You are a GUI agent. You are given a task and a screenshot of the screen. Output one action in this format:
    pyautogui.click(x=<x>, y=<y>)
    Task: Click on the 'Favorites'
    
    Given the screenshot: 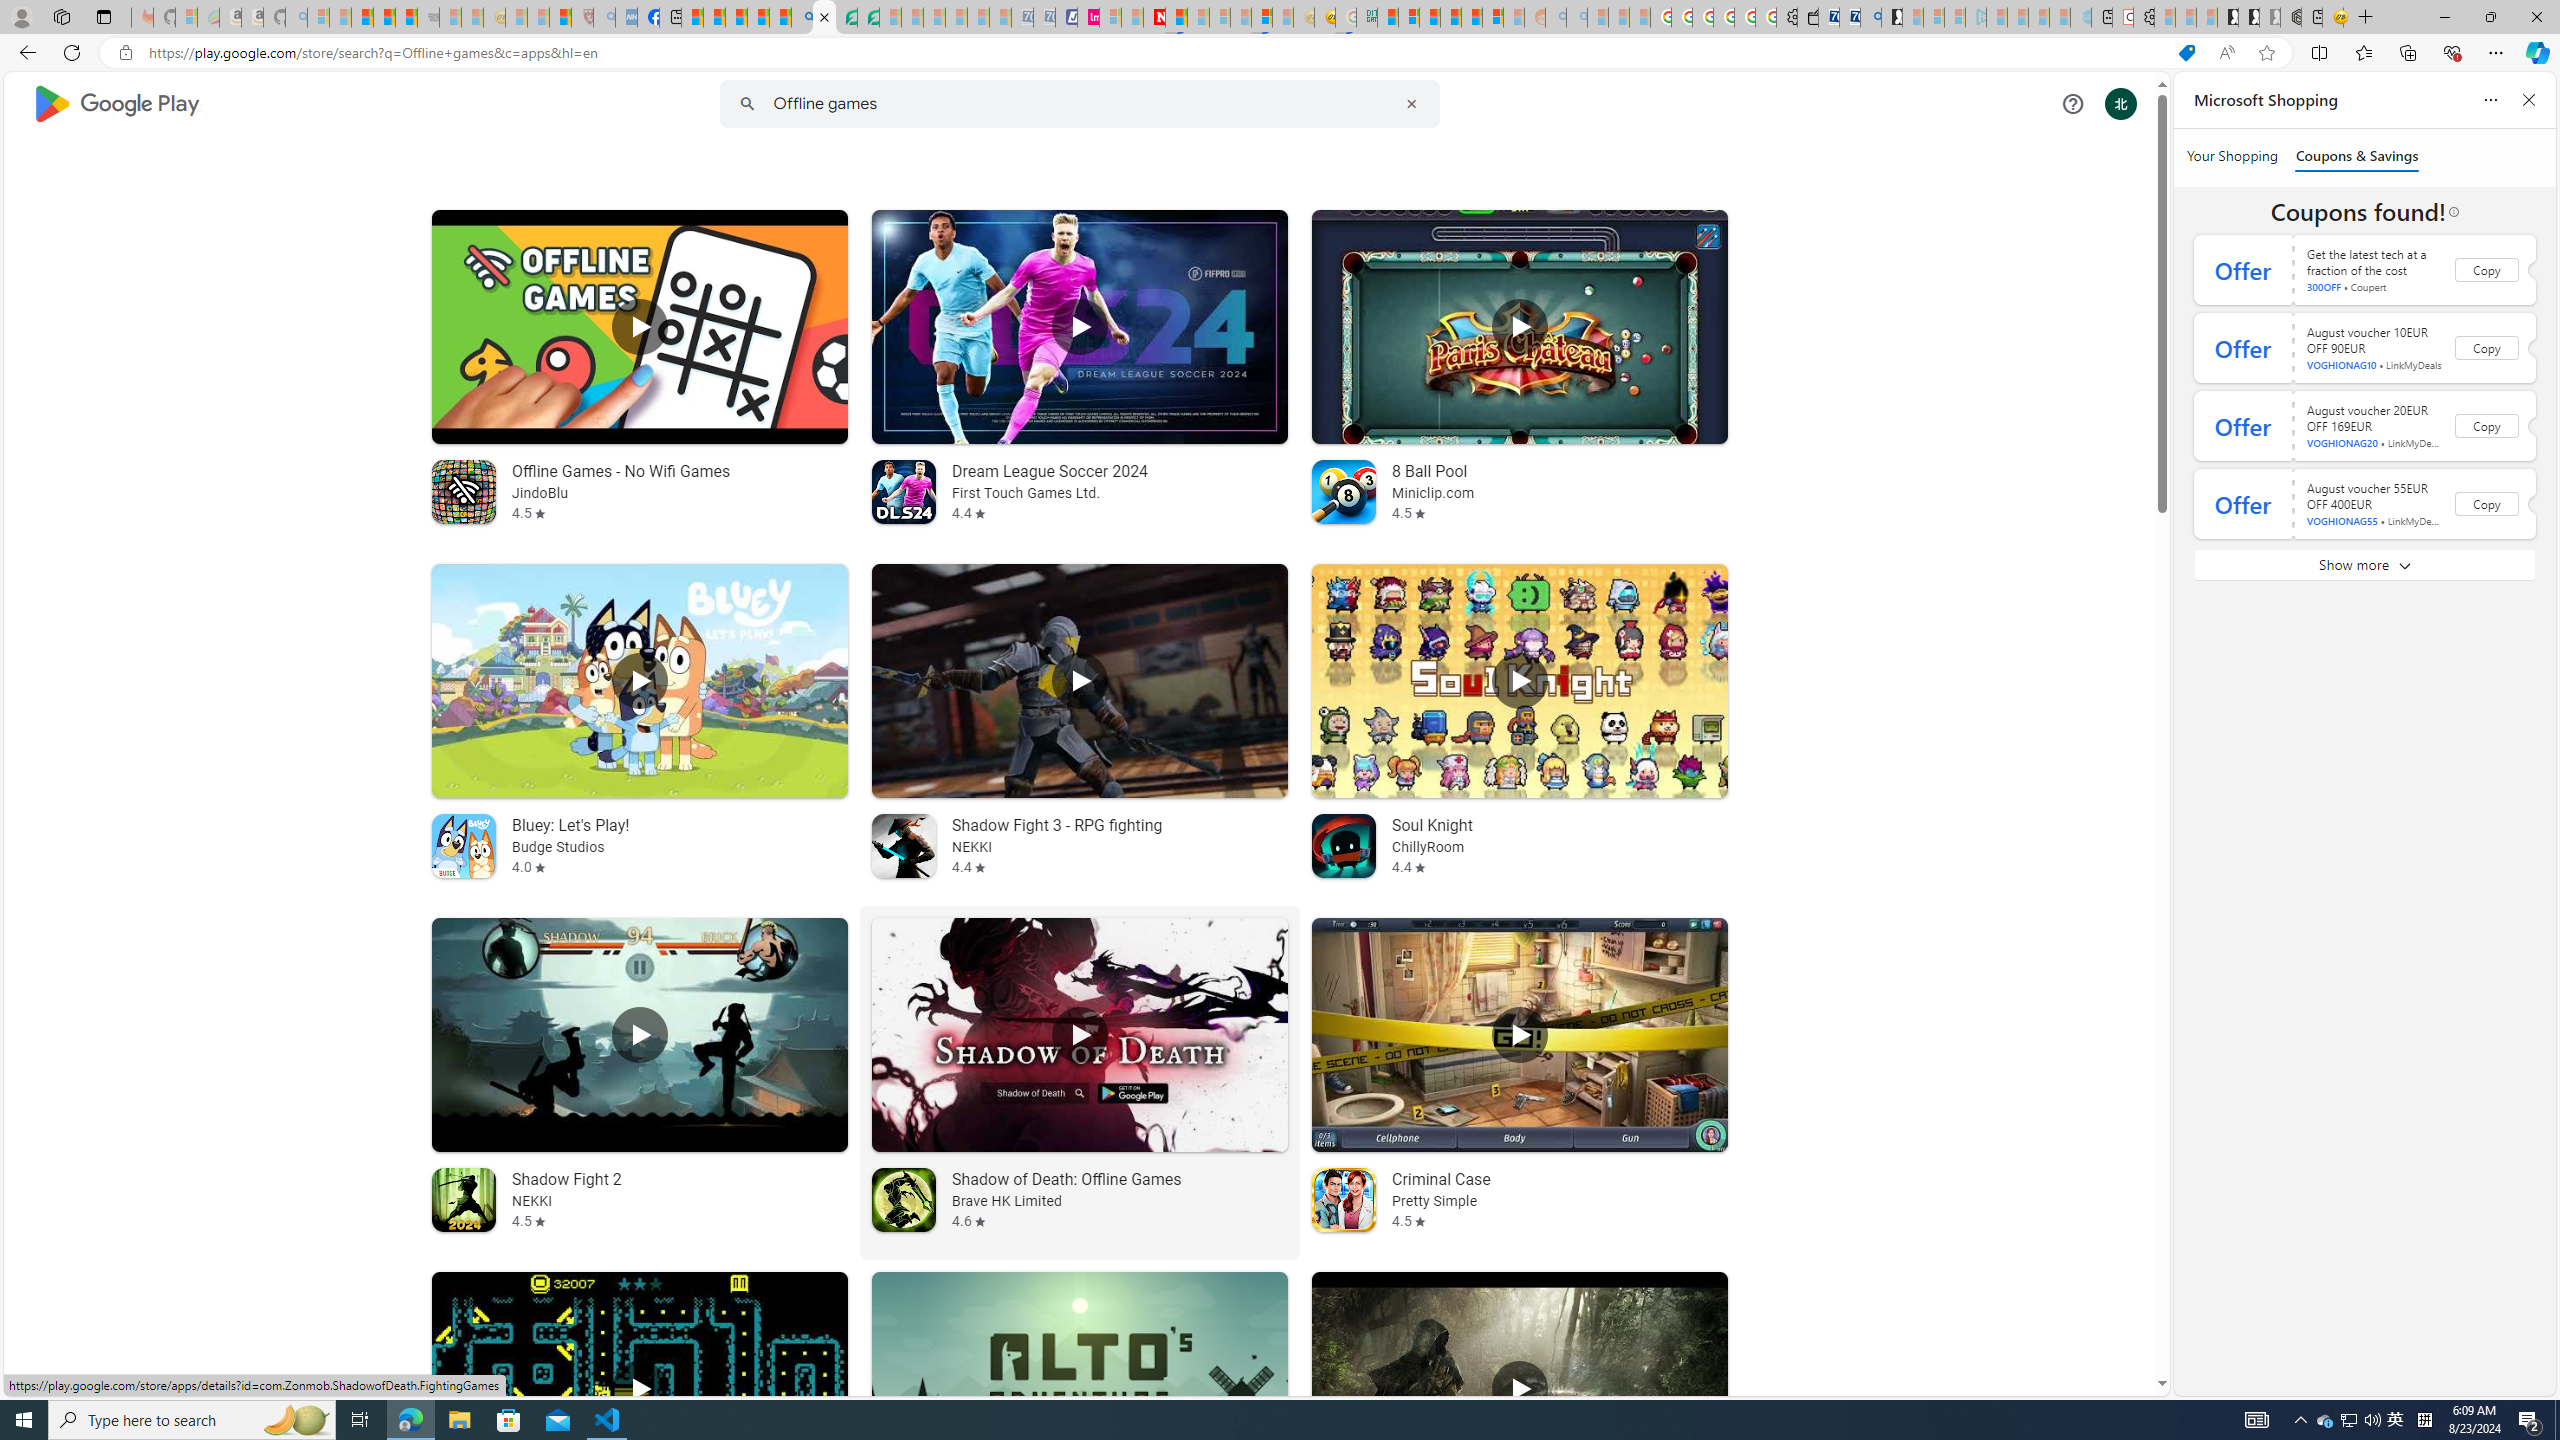 What is the action you would take?
    pyautogui.click(x=2364, y=51)
    